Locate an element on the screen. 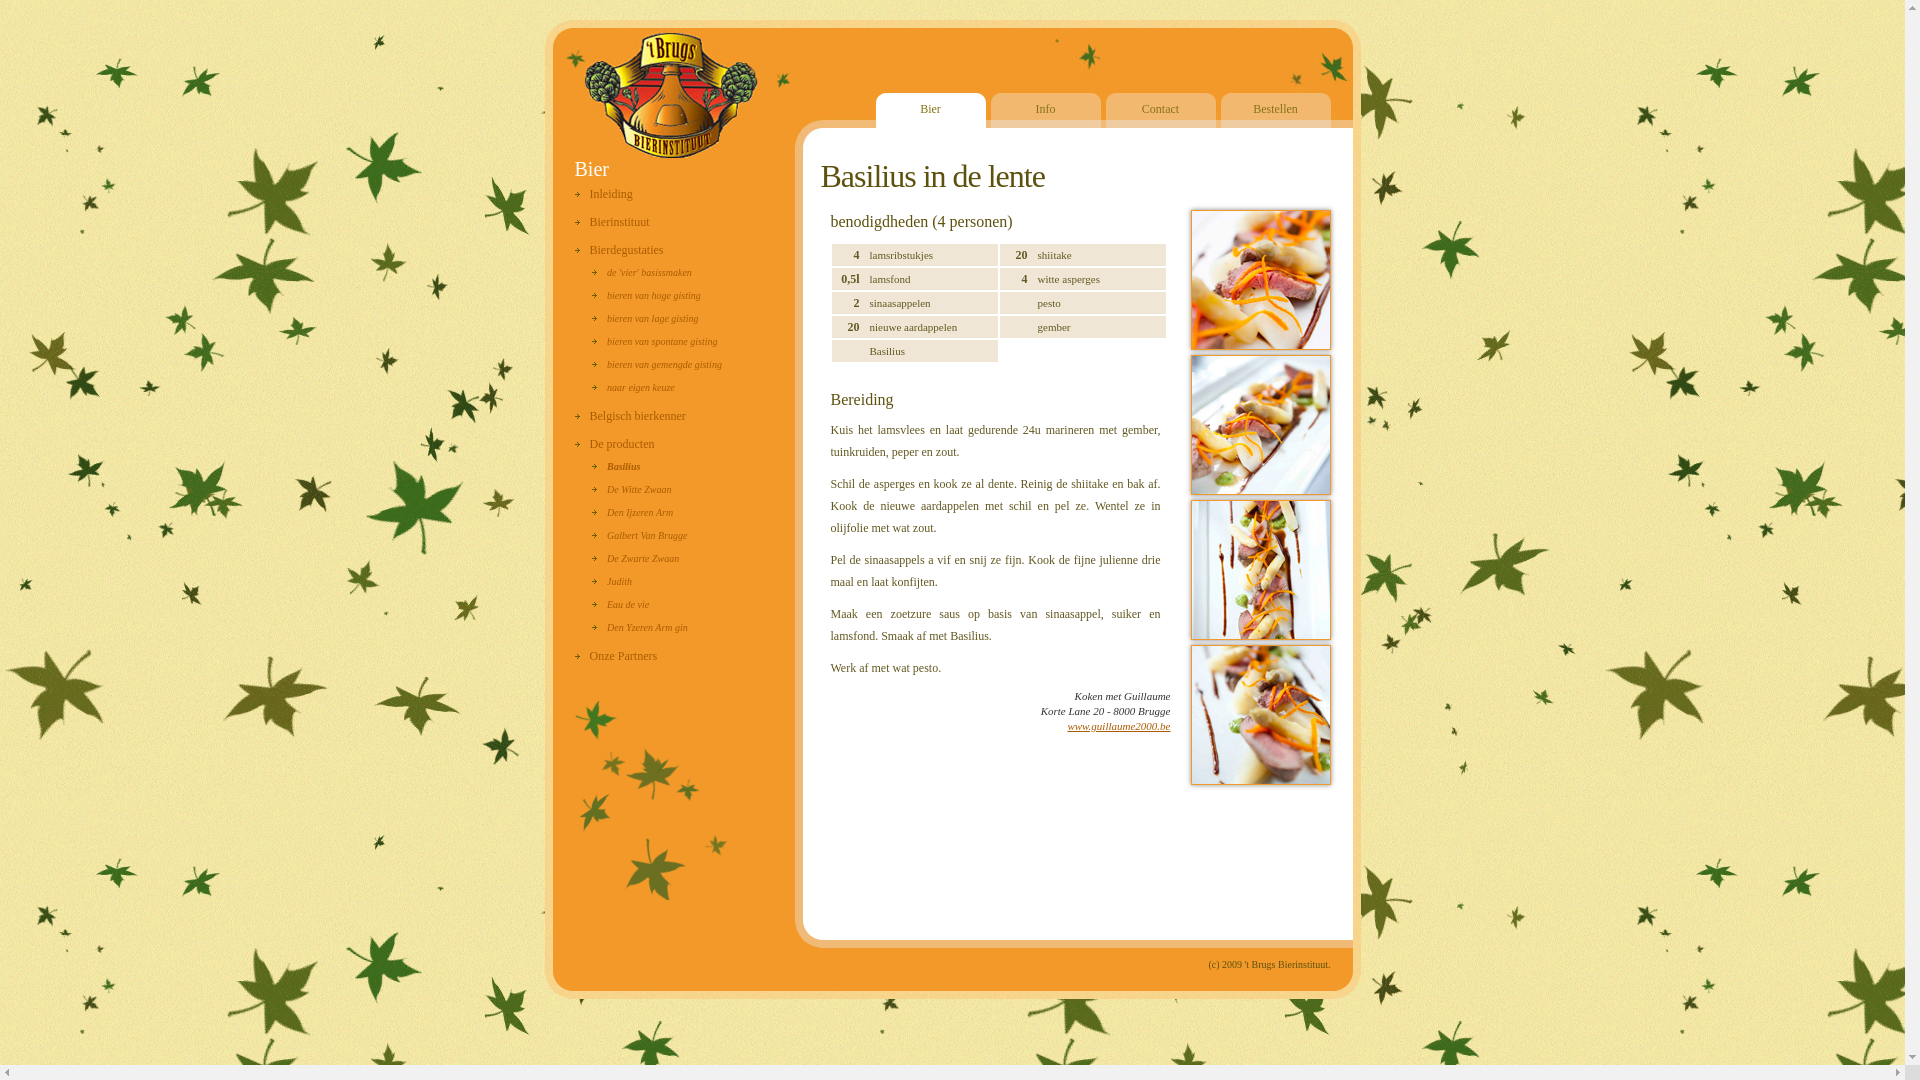  'bieren van lage gisting' is located at coordinates (645, 317).